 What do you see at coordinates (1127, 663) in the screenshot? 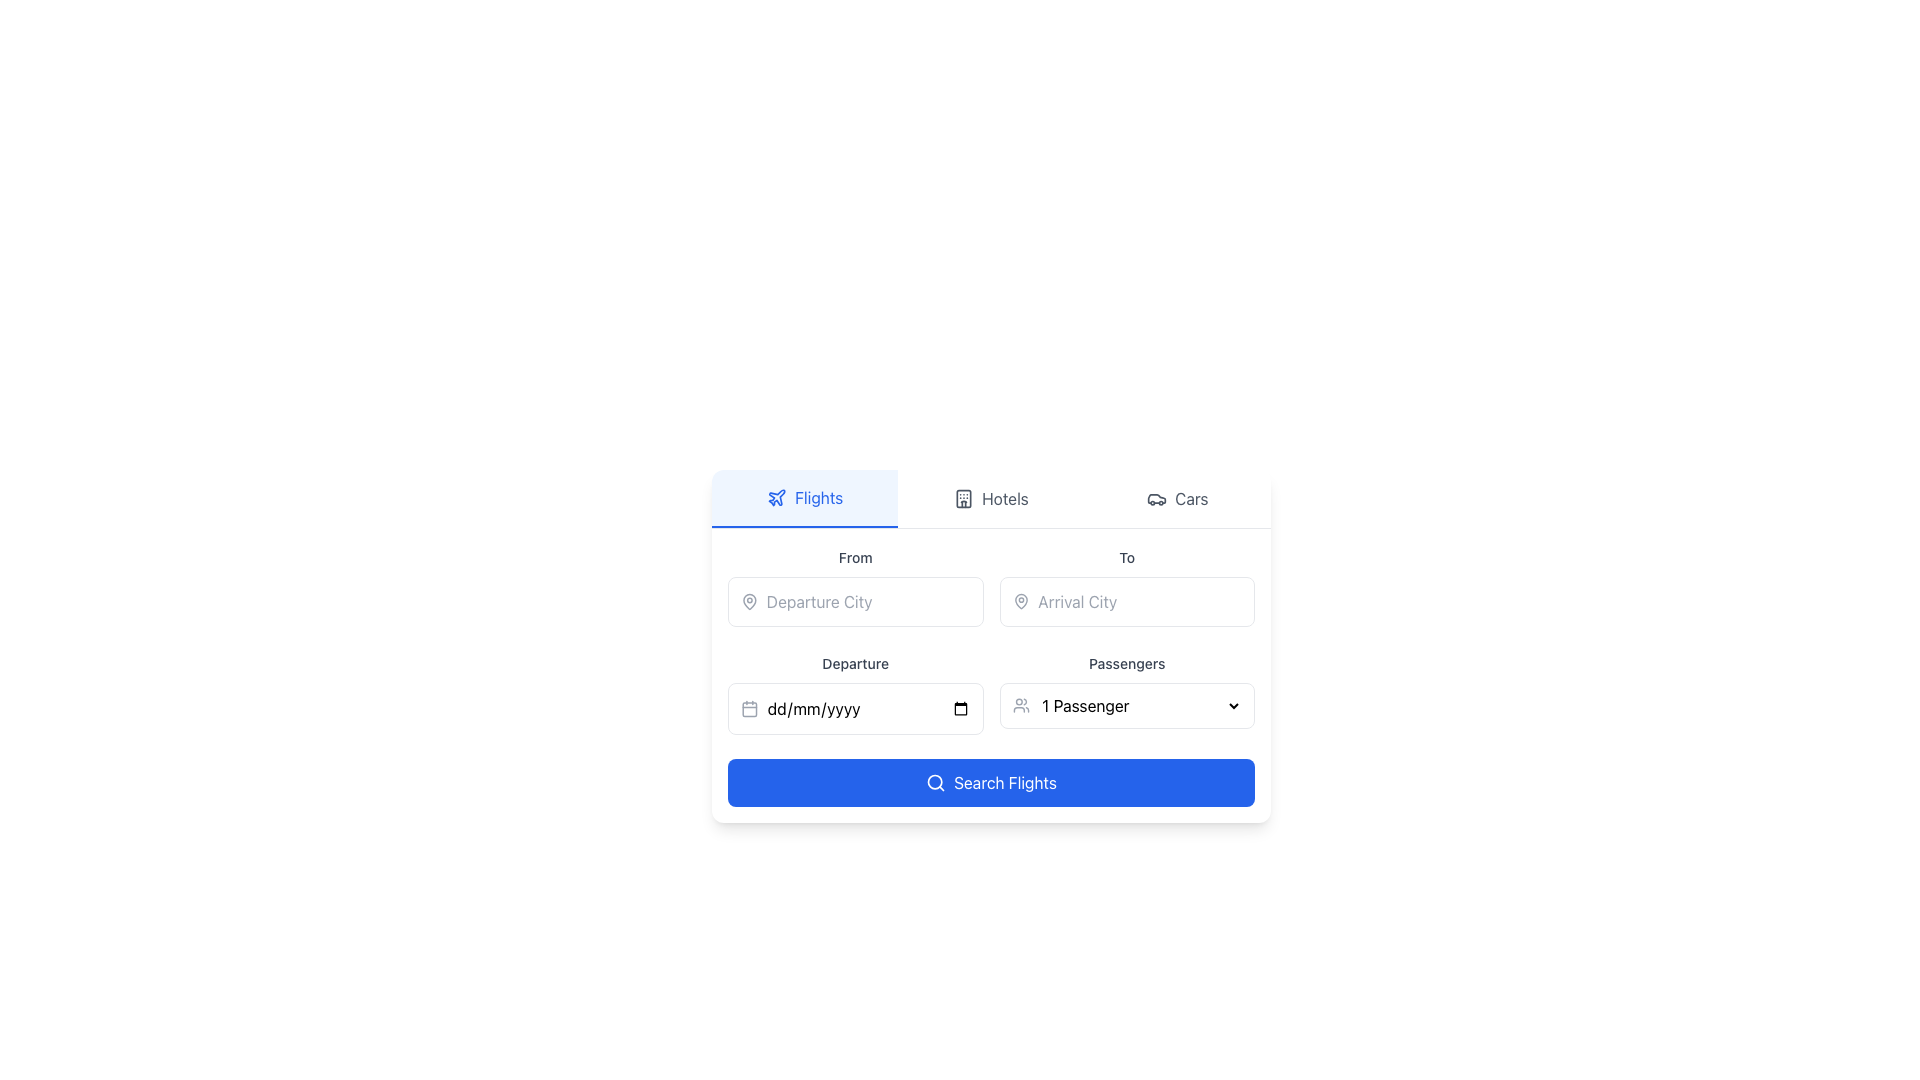
I see `the text label that describes the adjacent dropdown menu for selecting the number of passengers in the flight booking panel` at bounding box center [1127, 663].